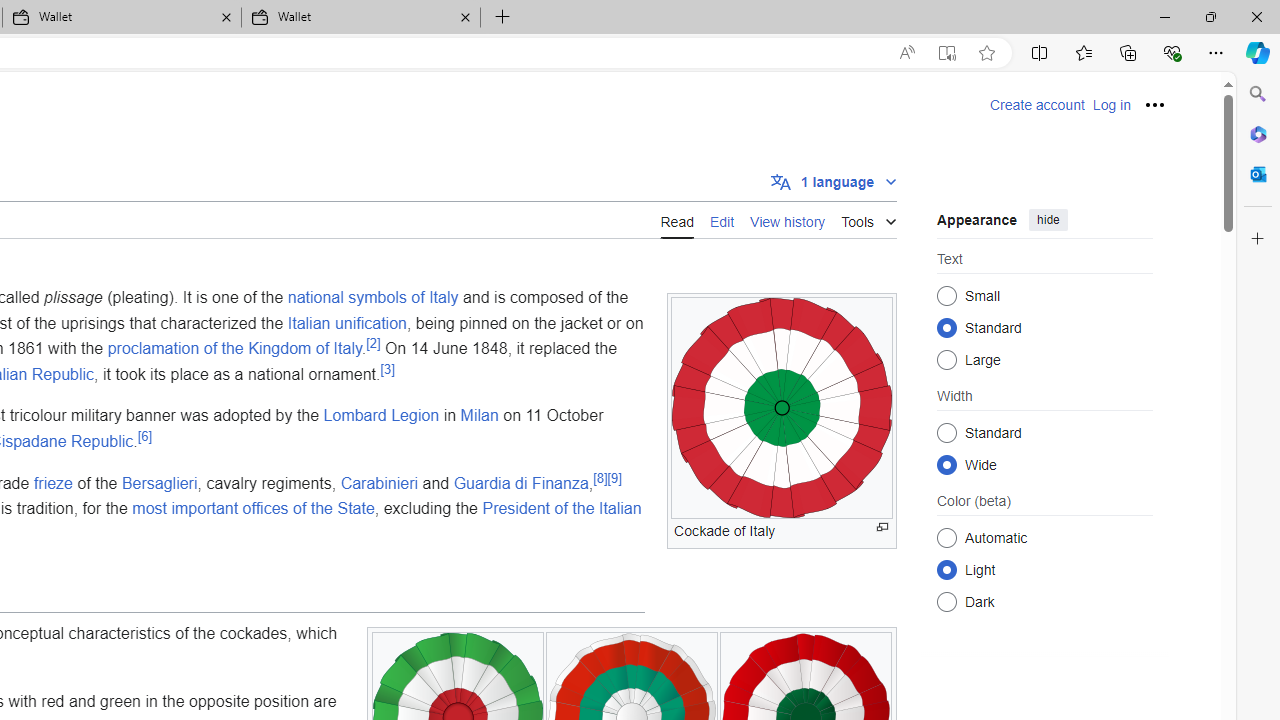 The width and height of the screenshot is (1280, 720). What do you see at coordinates (946, 431) in the screenshot?
I see `'Standard'` at bounding box center [946, 431].